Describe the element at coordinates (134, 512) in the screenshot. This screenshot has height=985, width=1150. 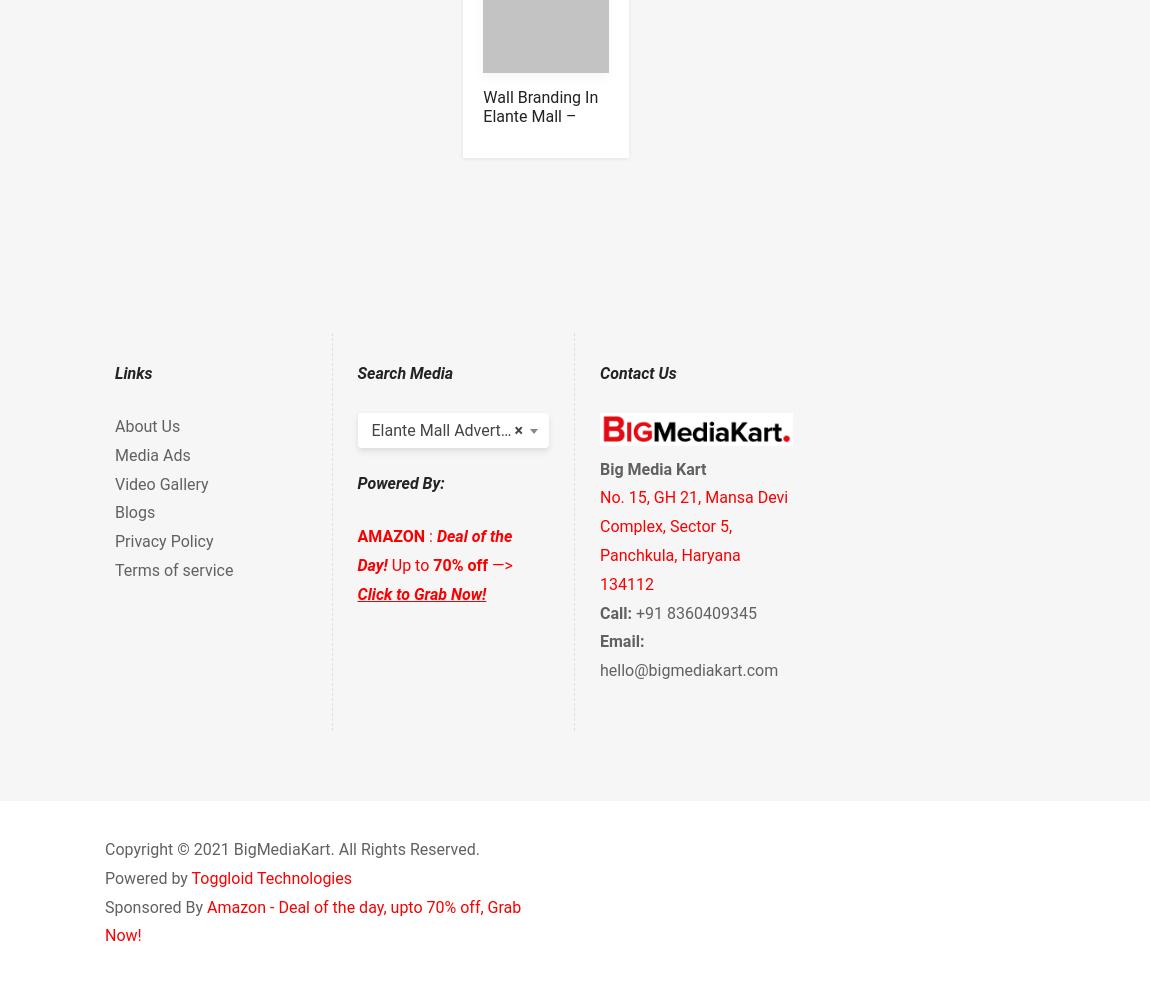
I see `'Blogs'` at that location.